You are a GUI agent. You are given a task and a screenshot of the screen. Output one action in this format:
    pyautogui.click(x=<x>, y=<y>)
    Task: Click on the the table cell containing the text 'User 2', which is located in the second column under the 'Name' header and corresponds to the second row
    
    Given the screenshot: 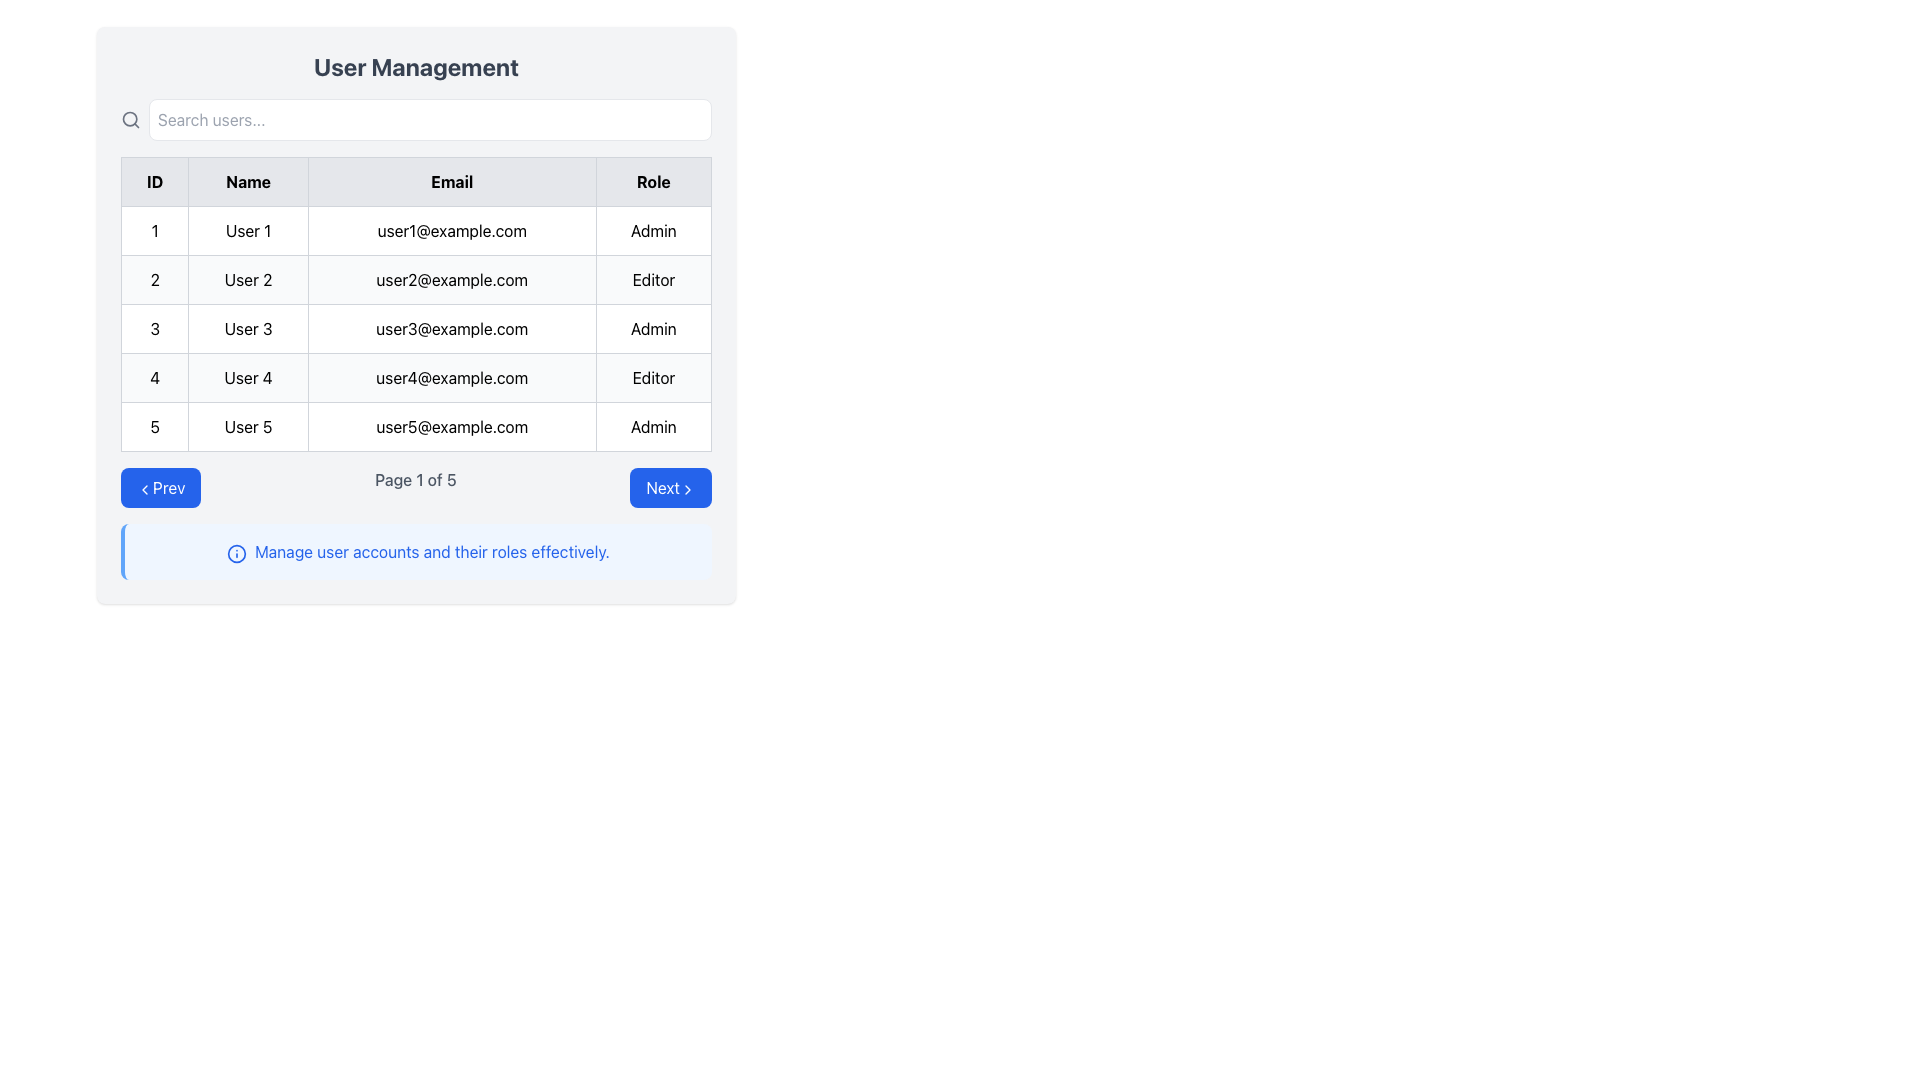 What is the action you would take?
    pyautogui.click(x=247, y=280)
    